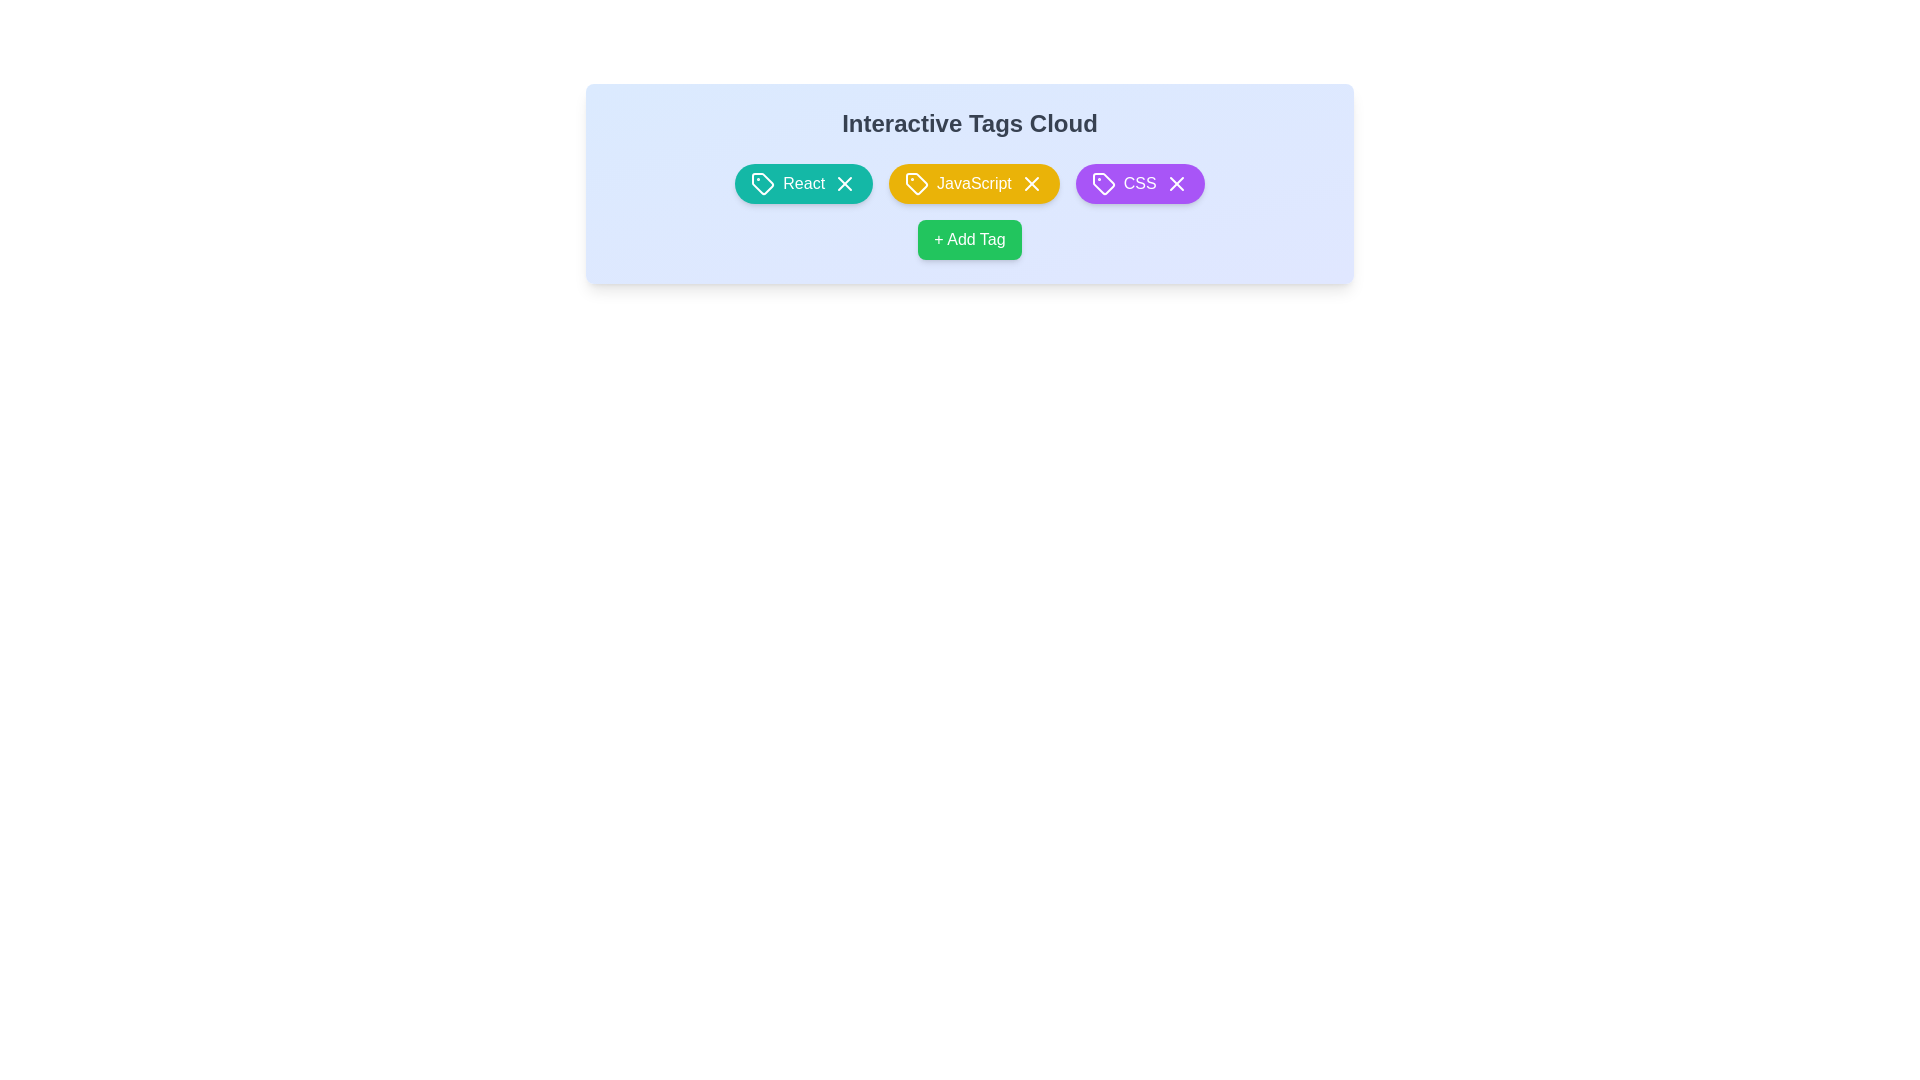  Describe the element at coordinates (969, 238) in the screenshot. I see `the '+ Add Tag' button to add a new tag to the tag cloud` at that location.